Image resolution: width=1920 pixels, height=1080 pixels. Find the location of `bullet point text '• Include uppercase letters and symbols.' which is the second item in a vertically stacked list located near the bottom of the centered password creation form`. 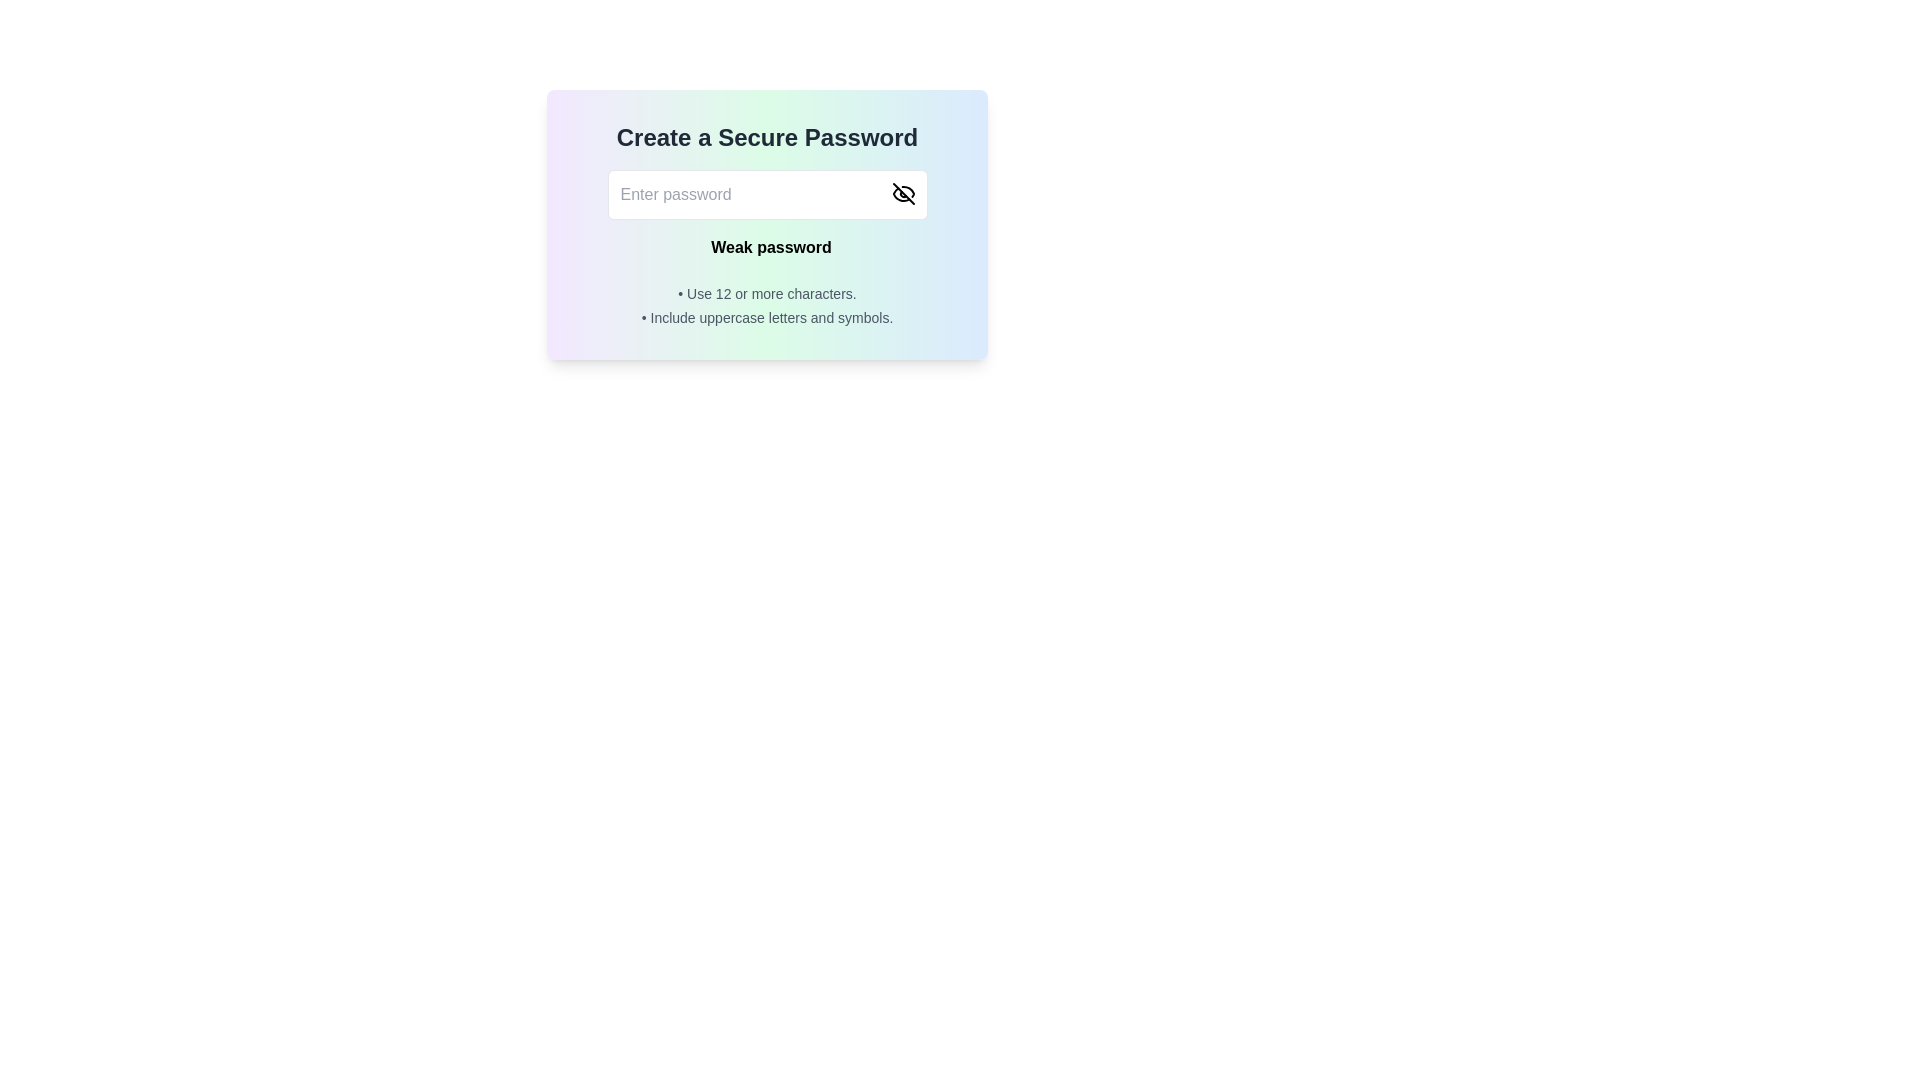

bullet point text '• Include uppercase letters and symbols.' which is the second item in a vertically stacked list located near the bottom of the centered password creation form is located at coordinates (766, 316).